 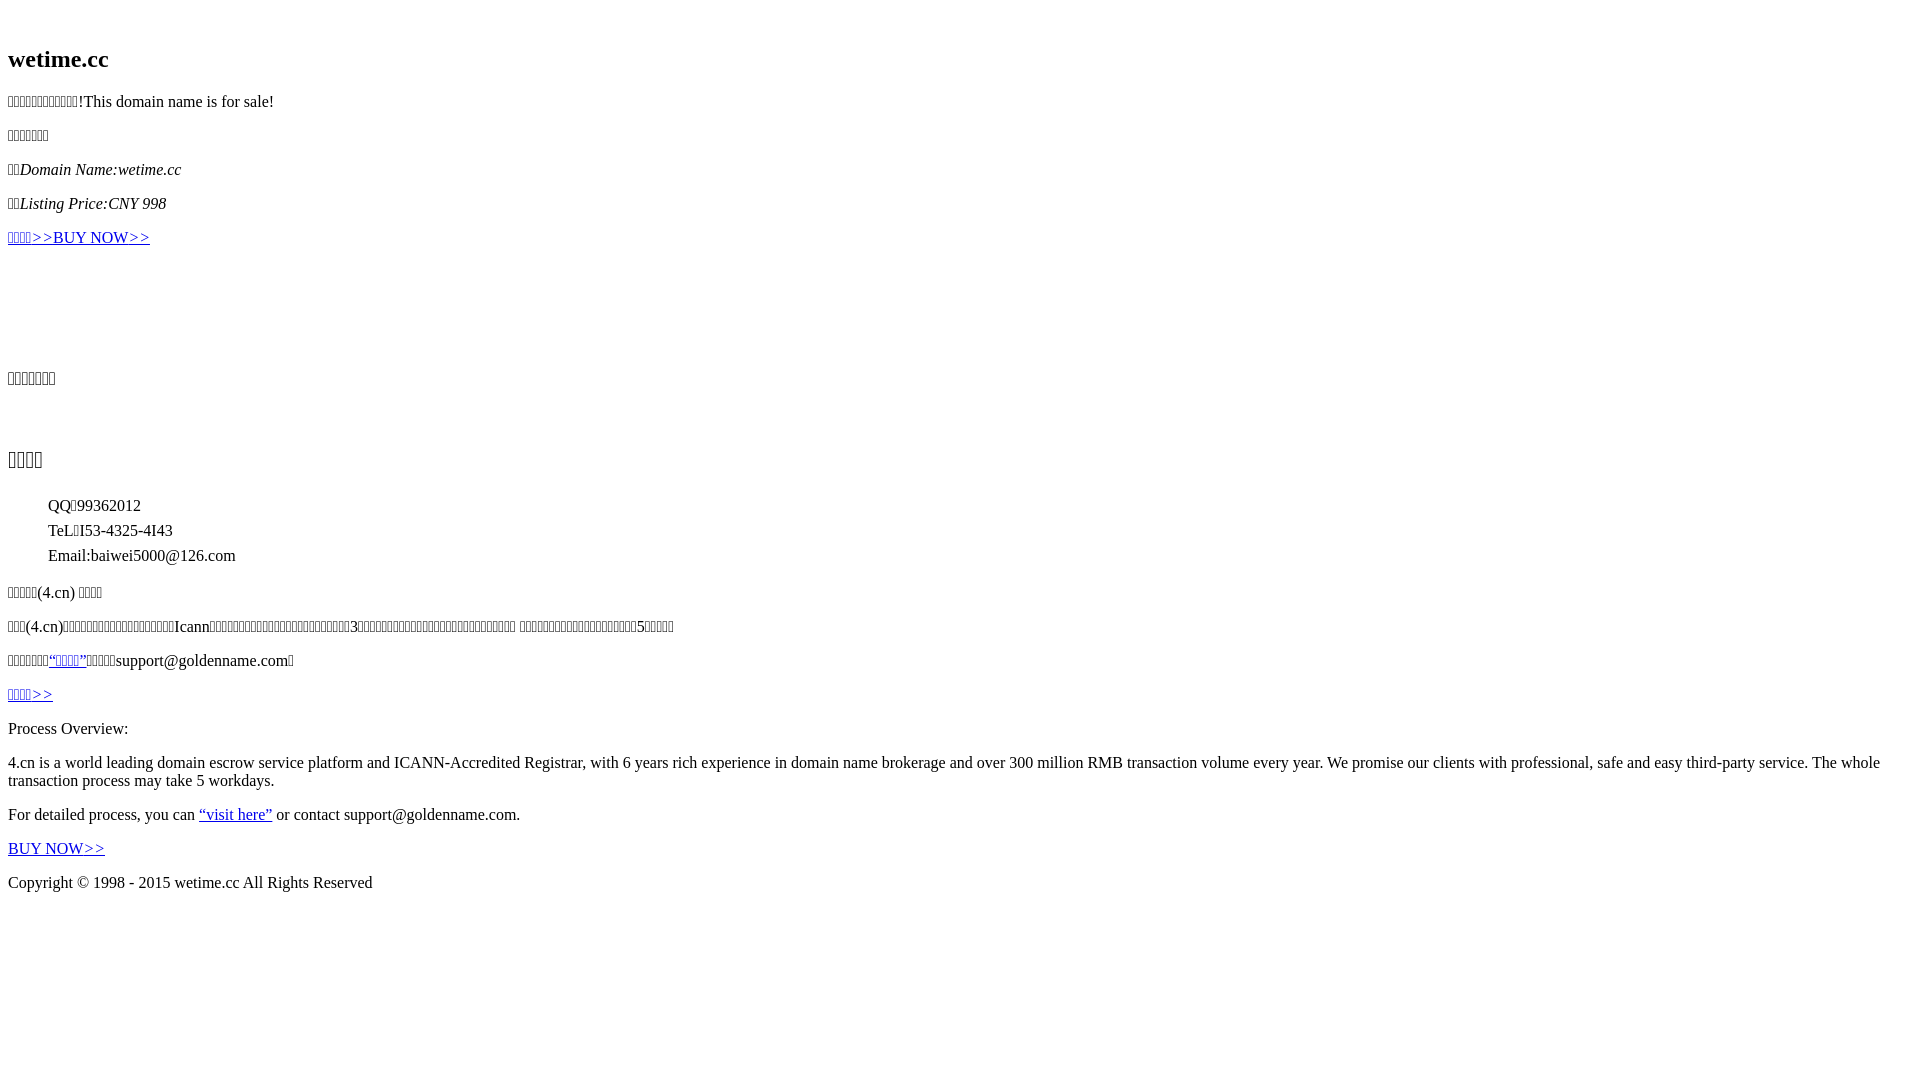 What do you see at coordinates (56, 848) in the screenshot?
I see `'BUY NOW>>'` at bounding box center [56, 848].